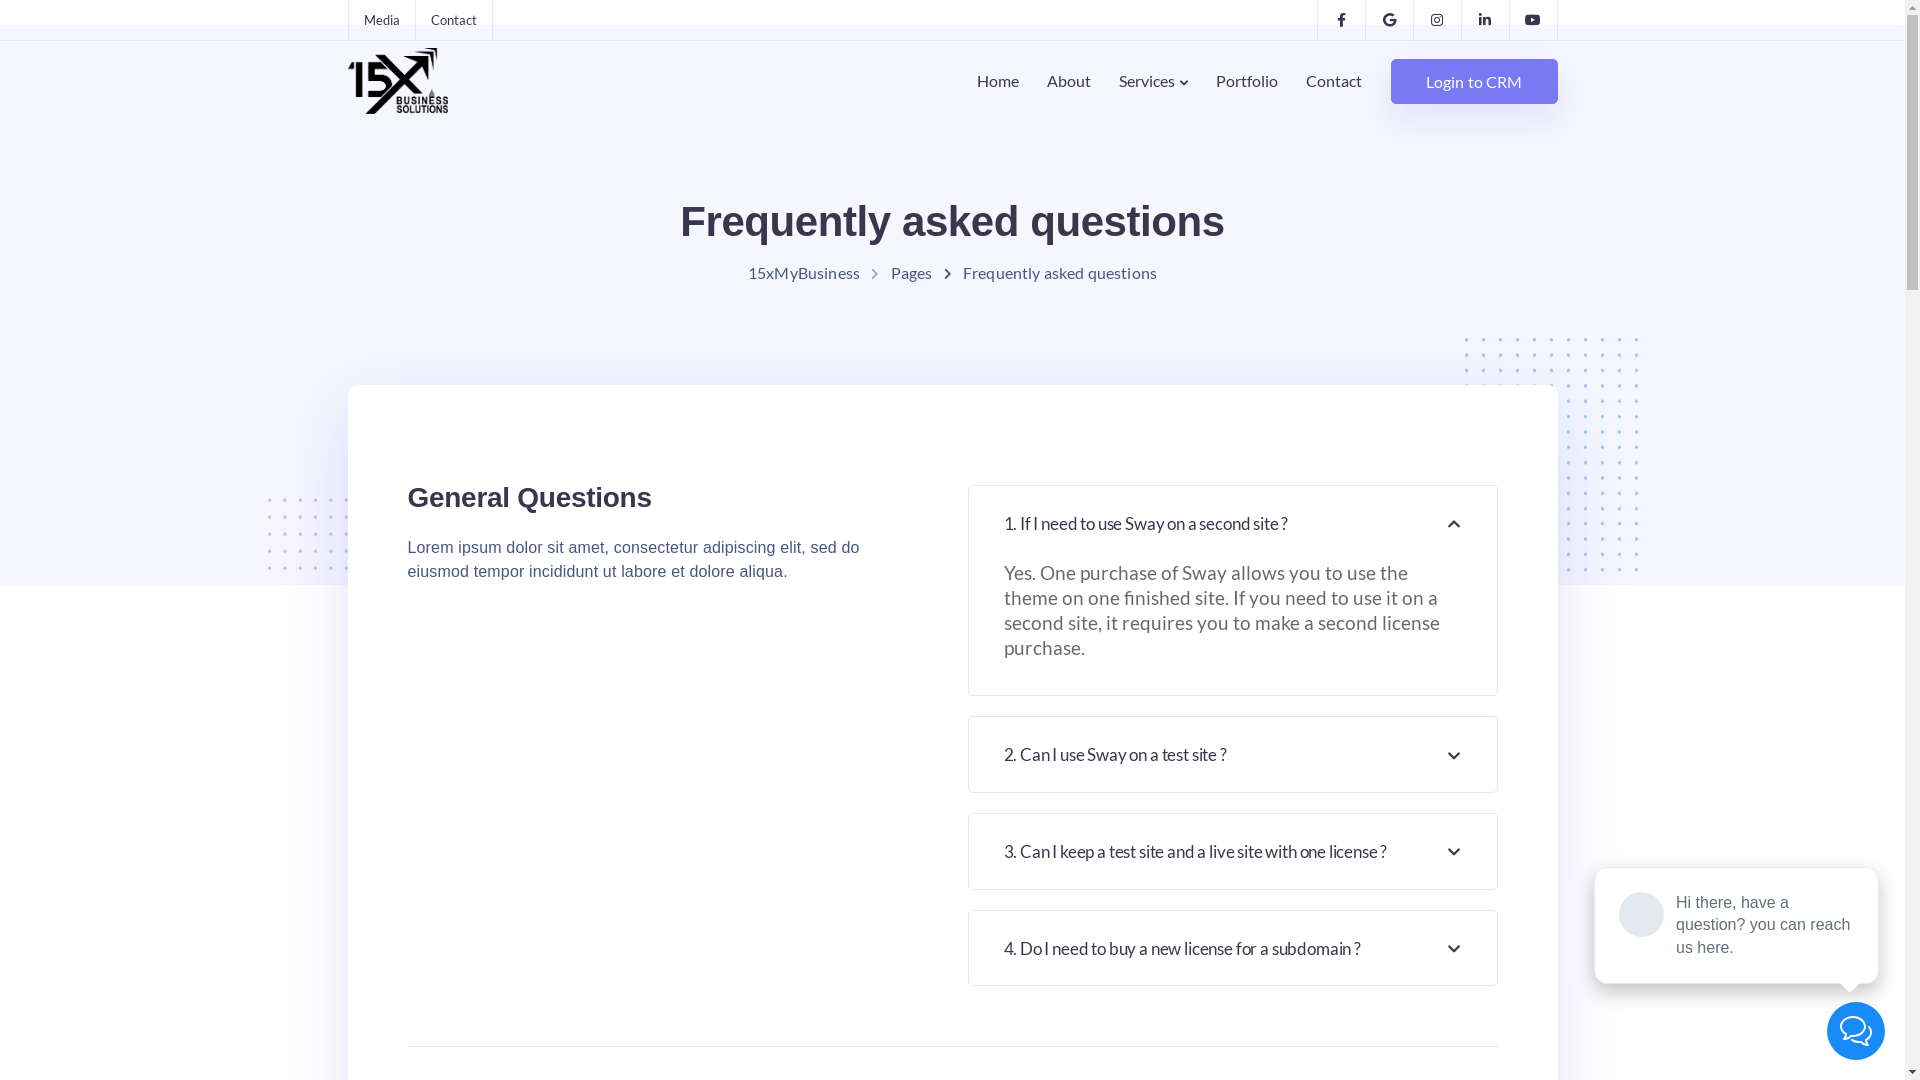 The height and width of the screenshot is (1080, 1920). What do you see at coordinates (873, 694) in the screenshot?
I see `'Careers'` at bounding box center [873, 694].